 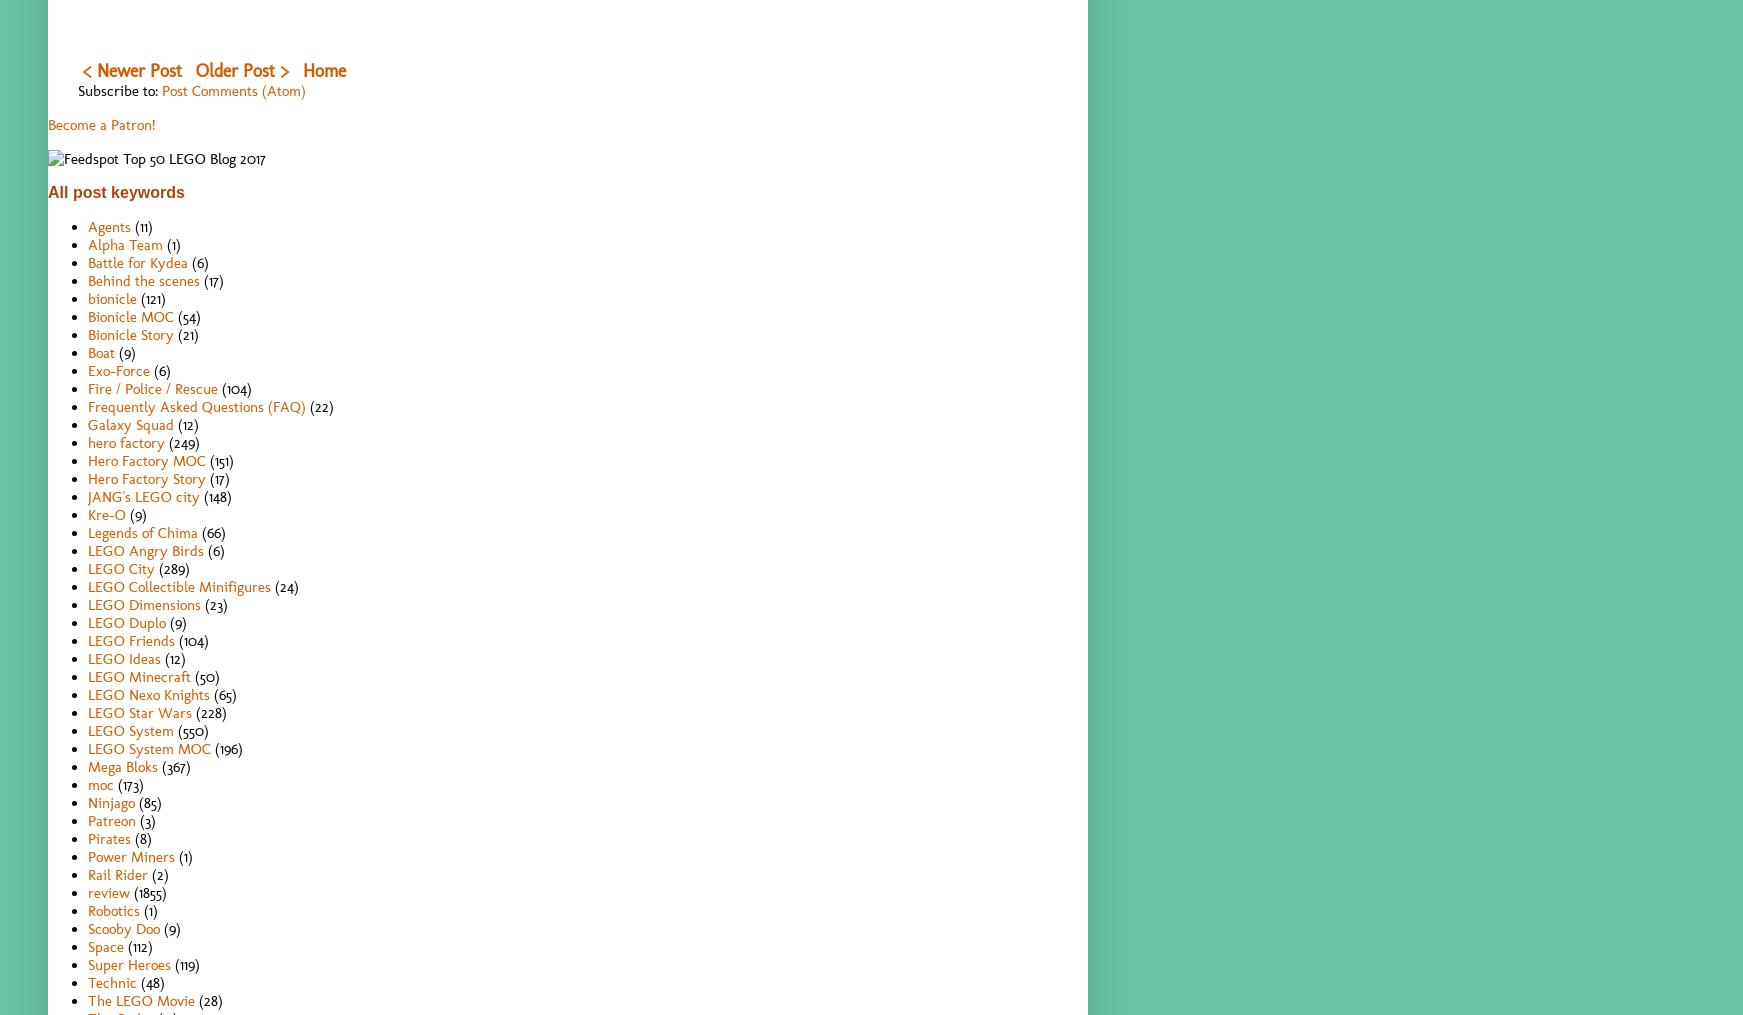 I want to click on '(151)', so click(x=222, y=458).